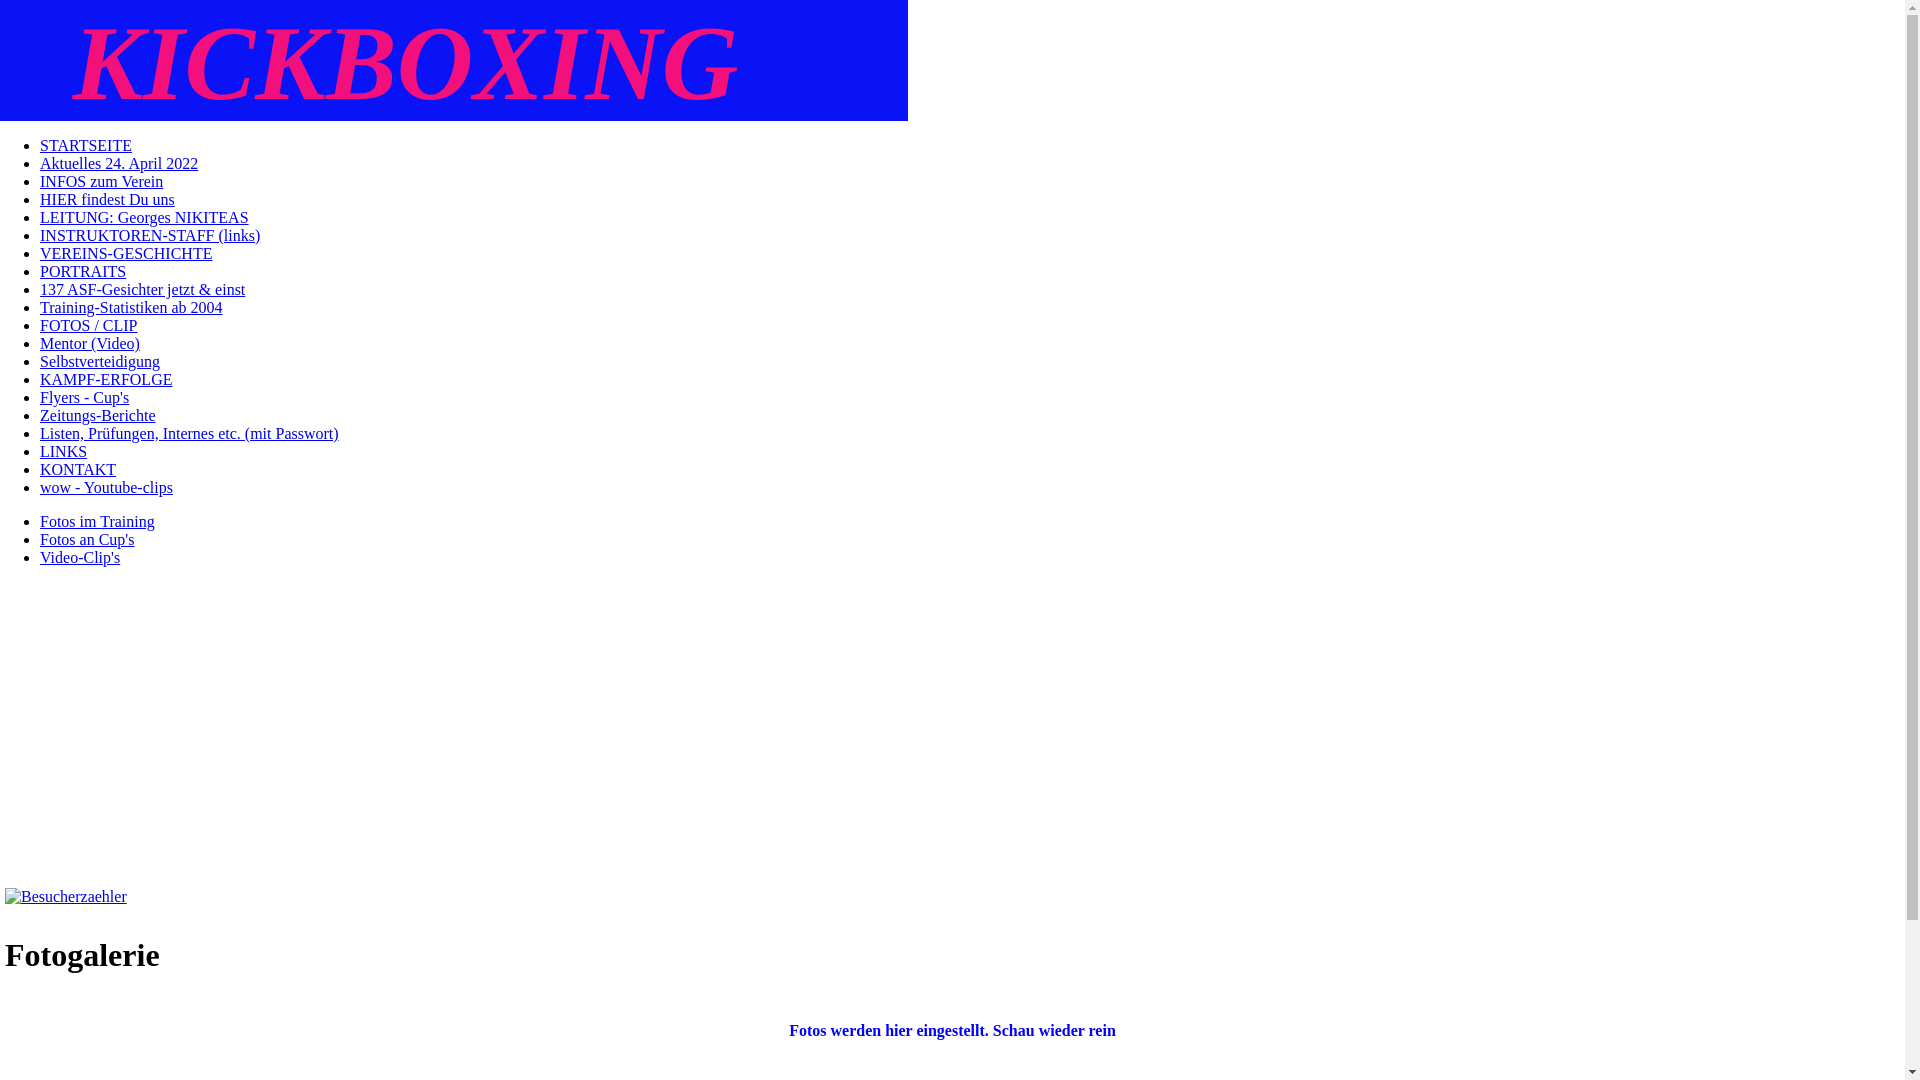 Image resolution: width=1920 pixels, height=1080 pixels. Describe the element at coordinates (99, 361) in the screenshot. I see `'Selbstverteidigung'` at that location.